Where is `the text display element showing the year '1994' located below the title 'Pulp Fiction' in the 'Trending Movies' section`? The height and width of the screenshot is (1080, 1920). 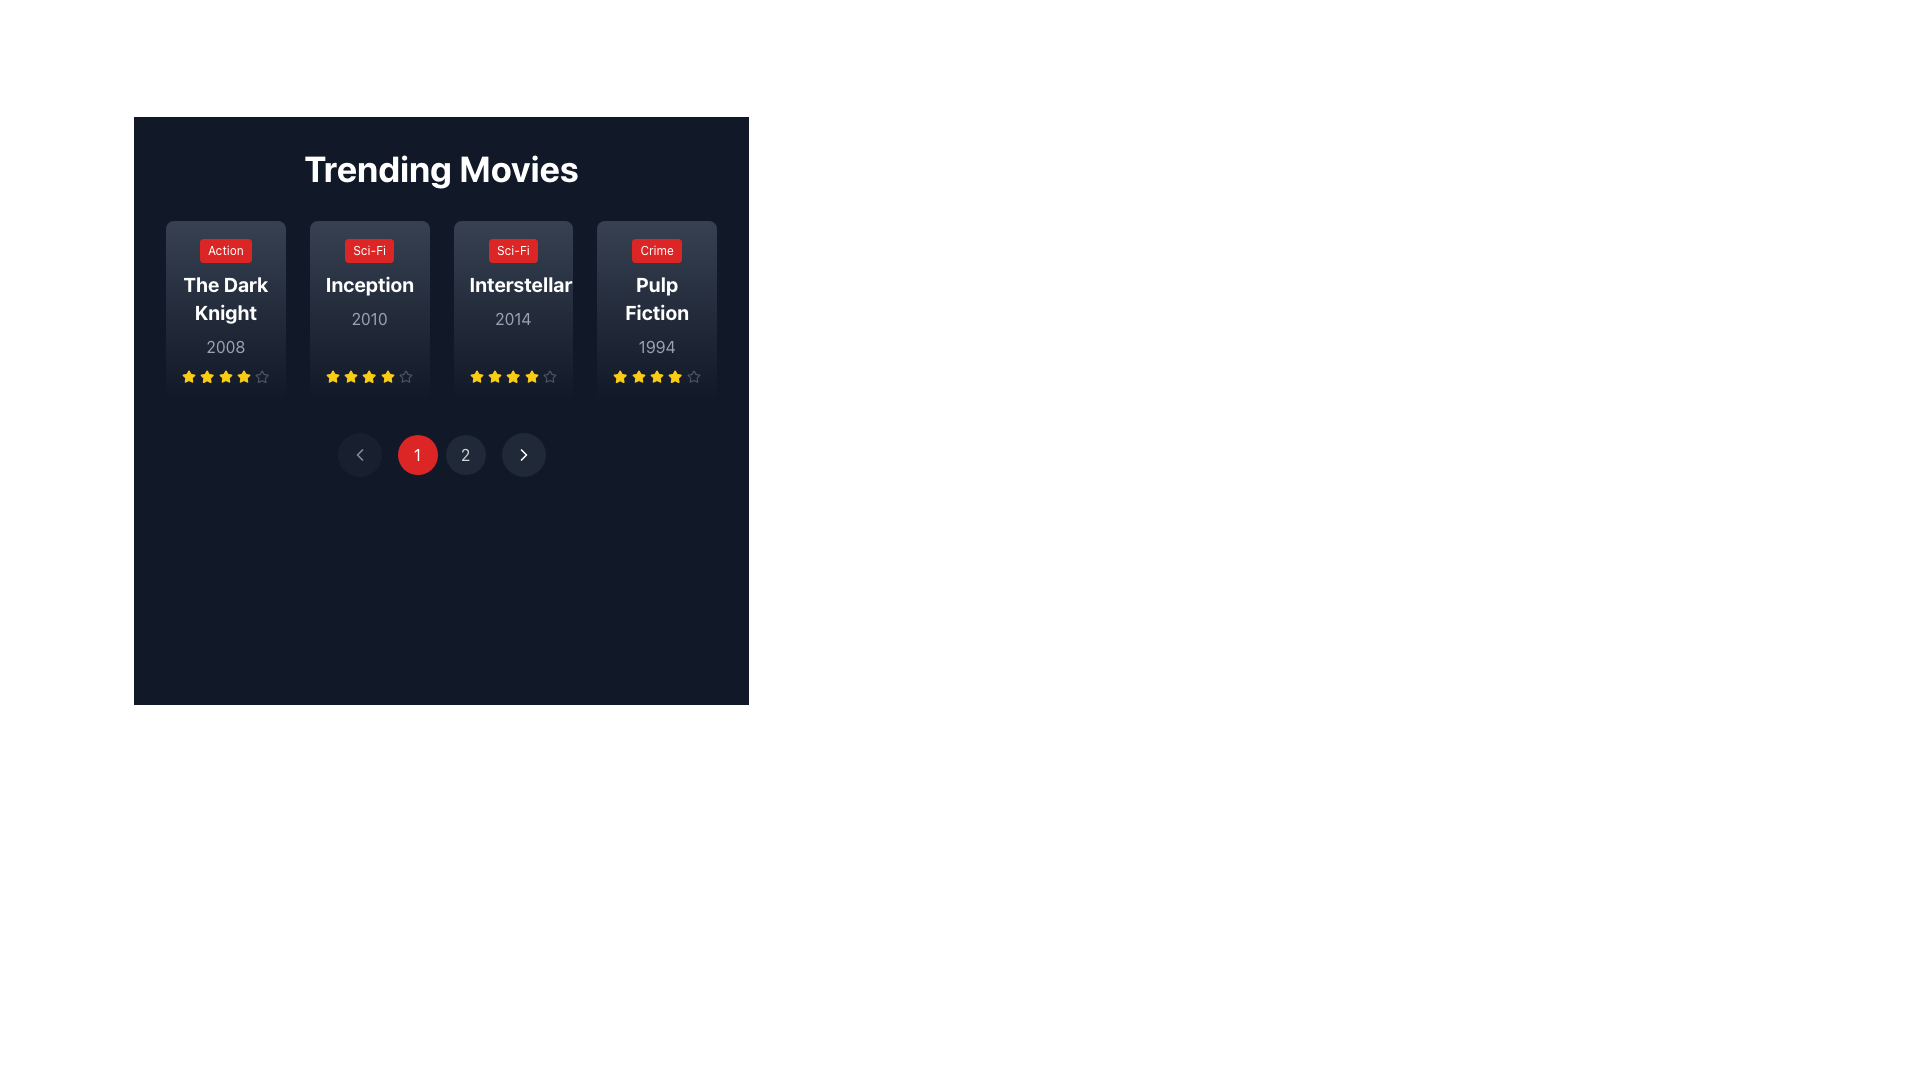 the text display element showing the year '1994' located below the title 'Pulp Fiction' in the 'Trending Movies' section is located at coordinates (657, 346).